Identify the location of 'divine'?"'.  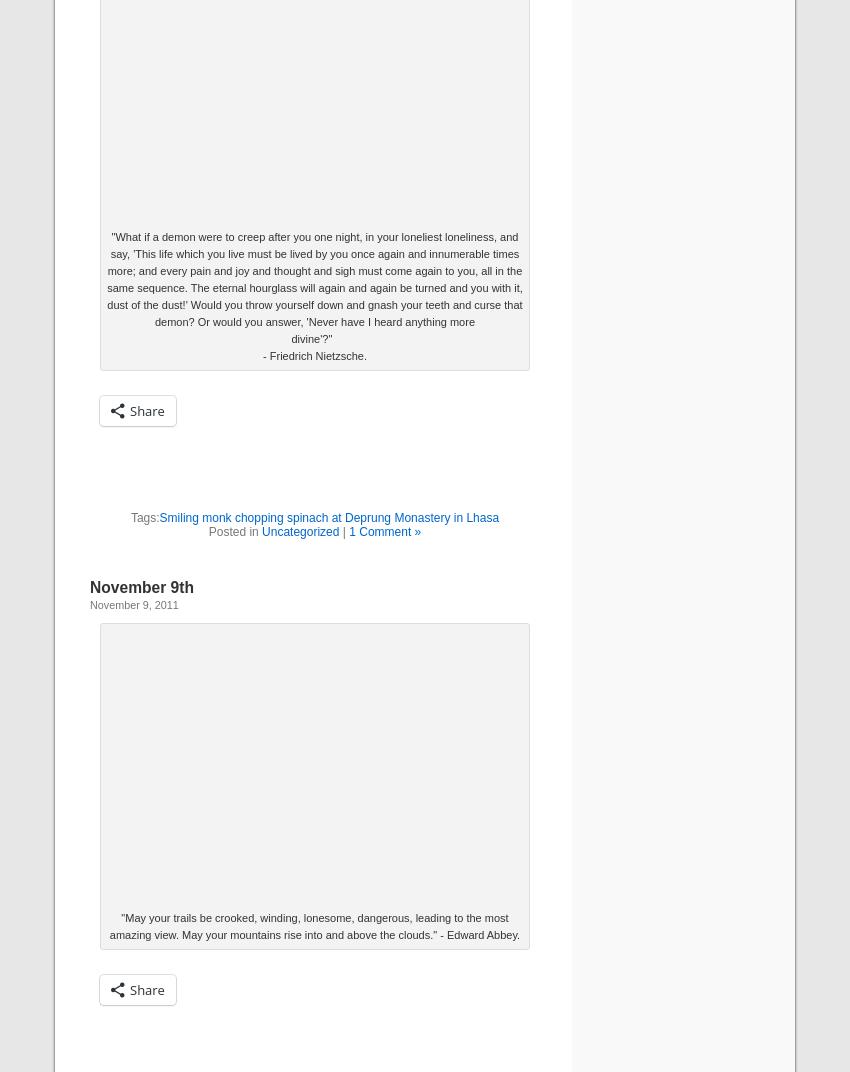
(314, 338).